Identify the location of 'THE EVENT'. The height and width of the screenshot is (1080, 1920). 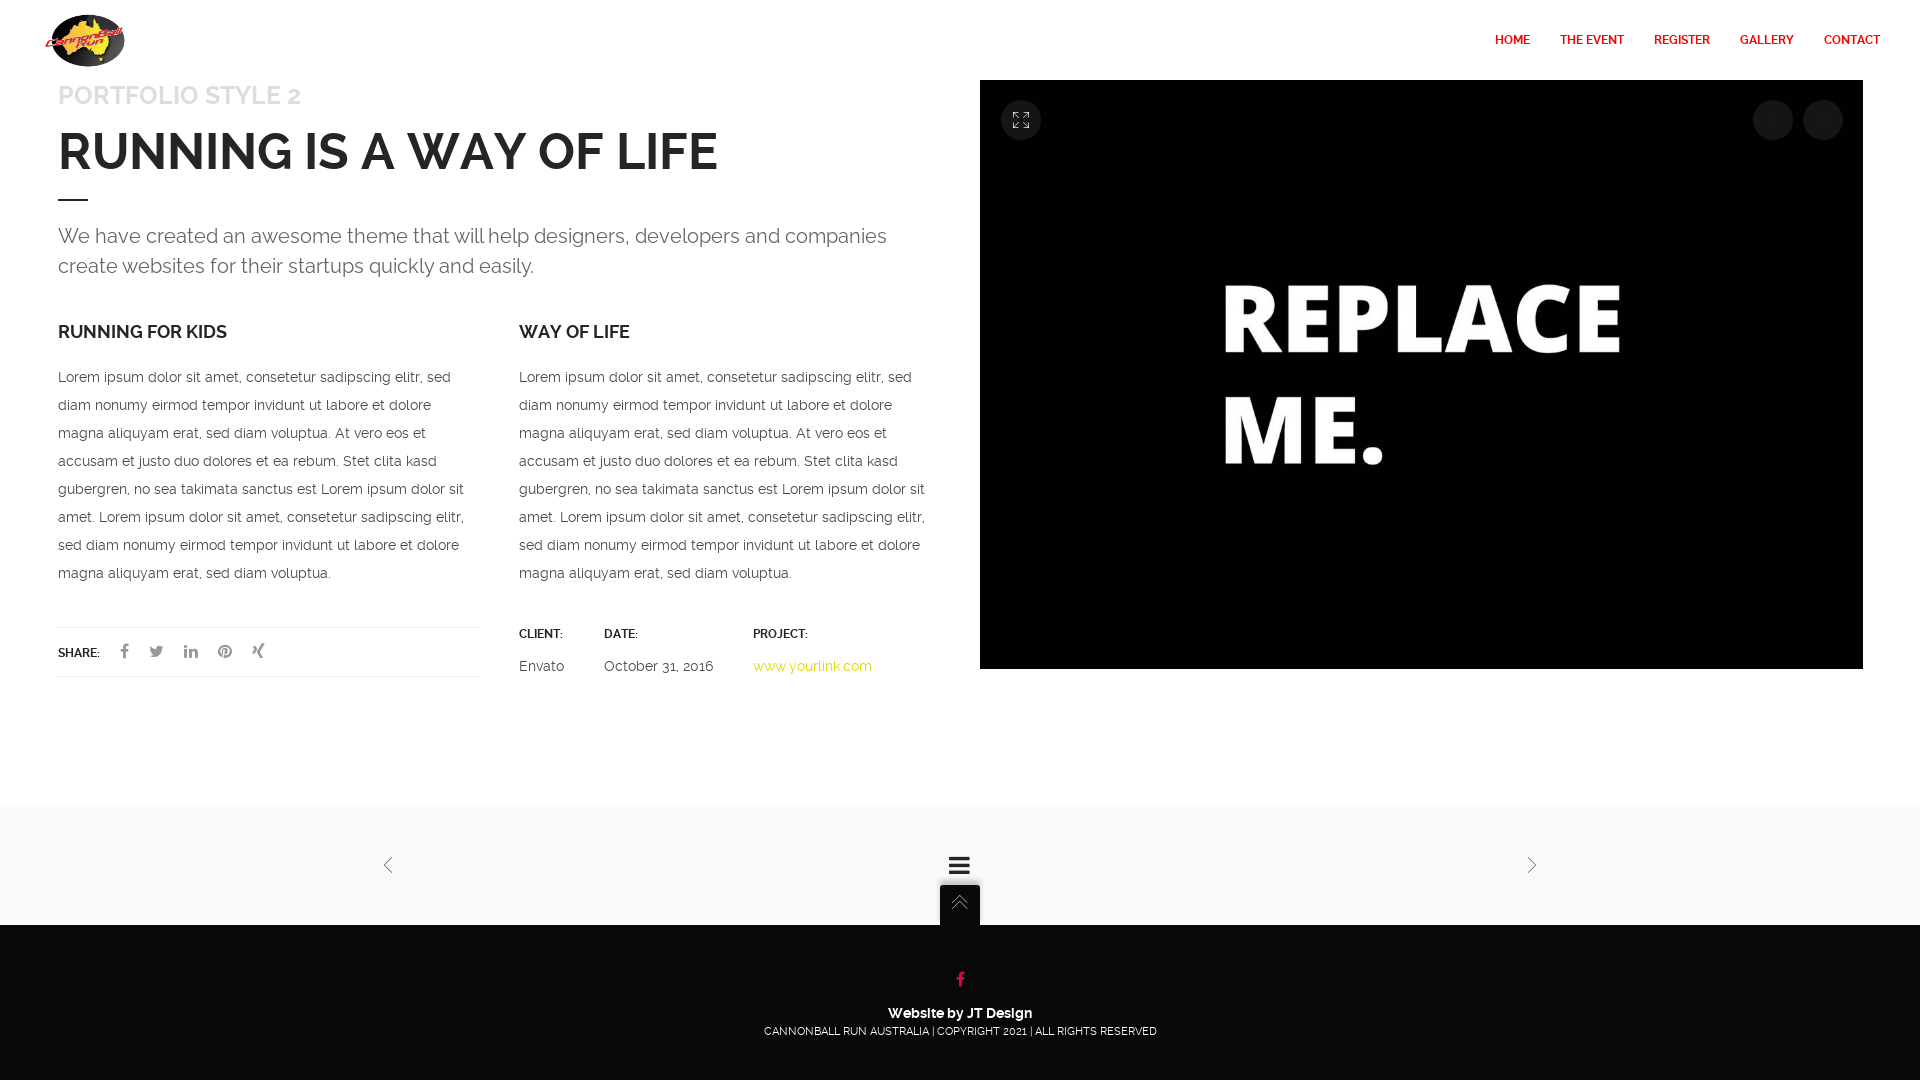
(1591, 39).